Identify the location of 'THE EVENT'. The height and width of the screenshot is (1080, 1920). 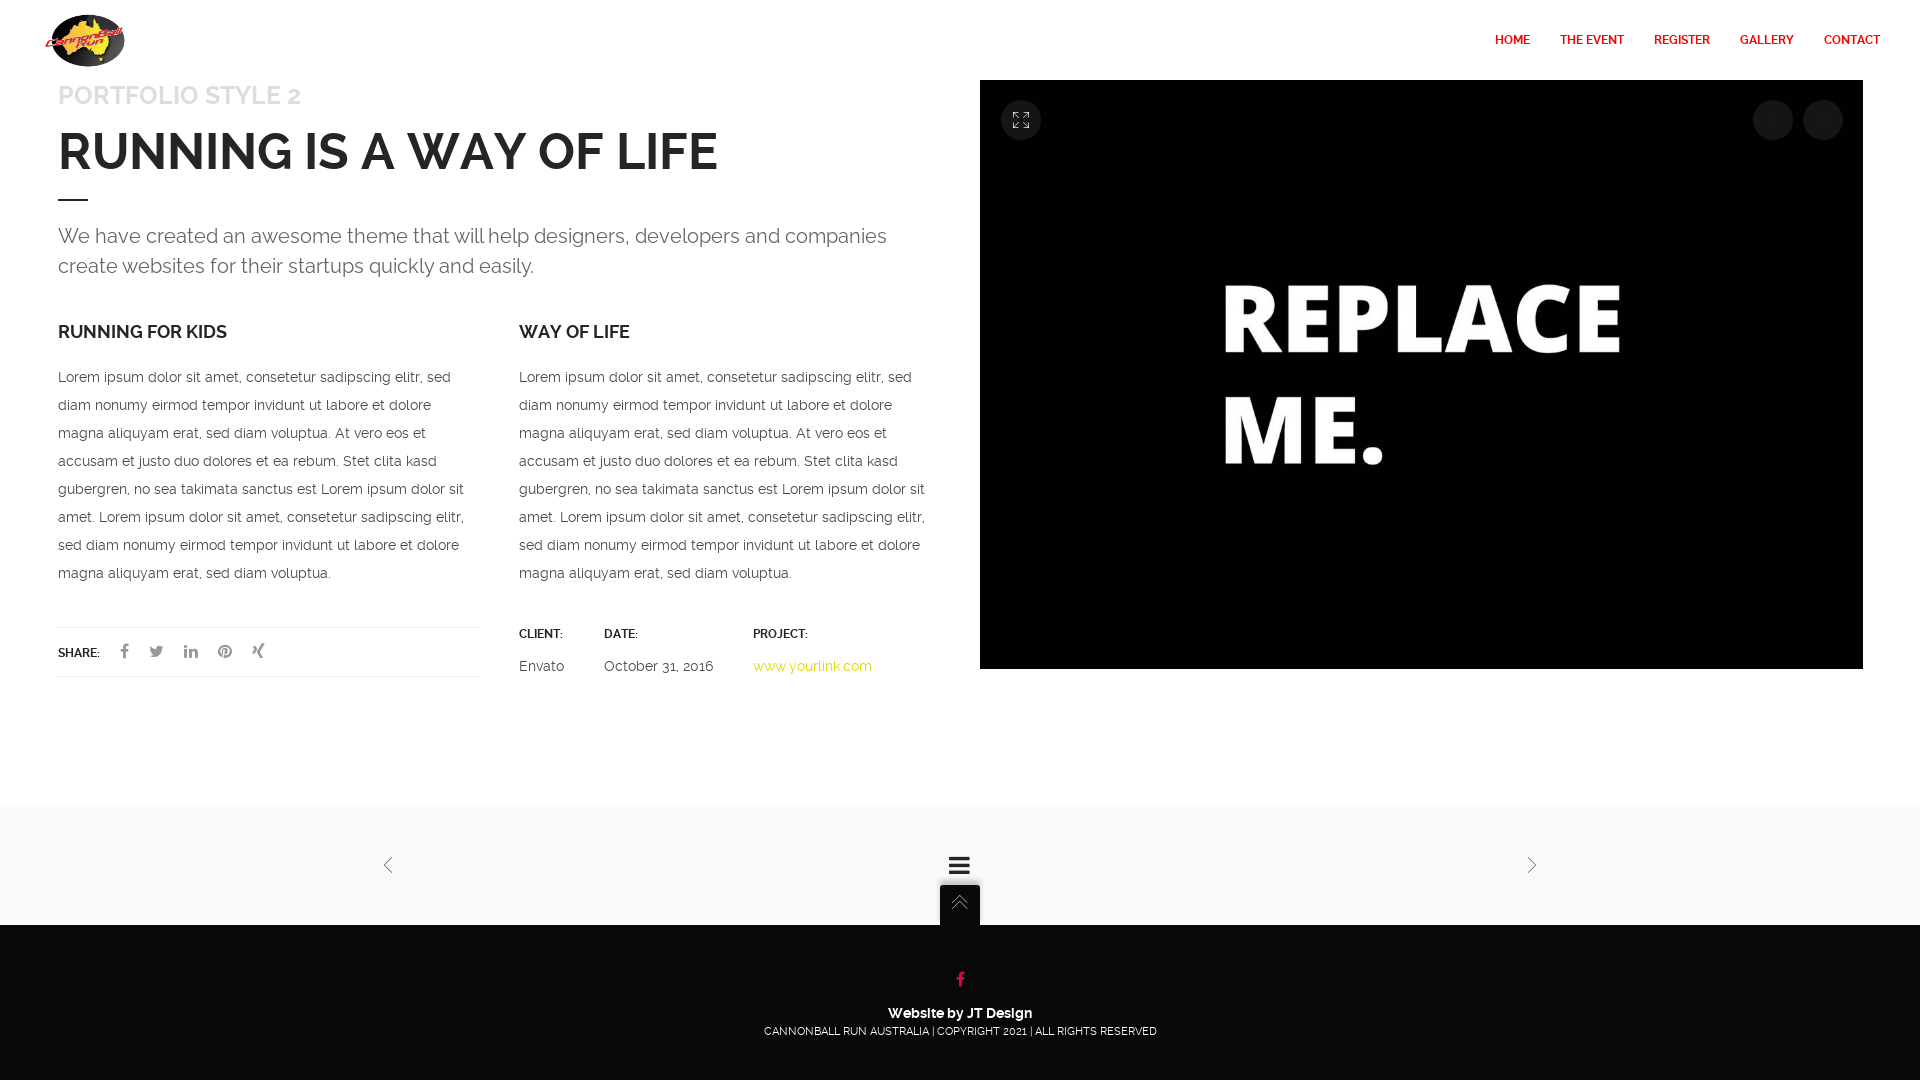
(1591, 39).